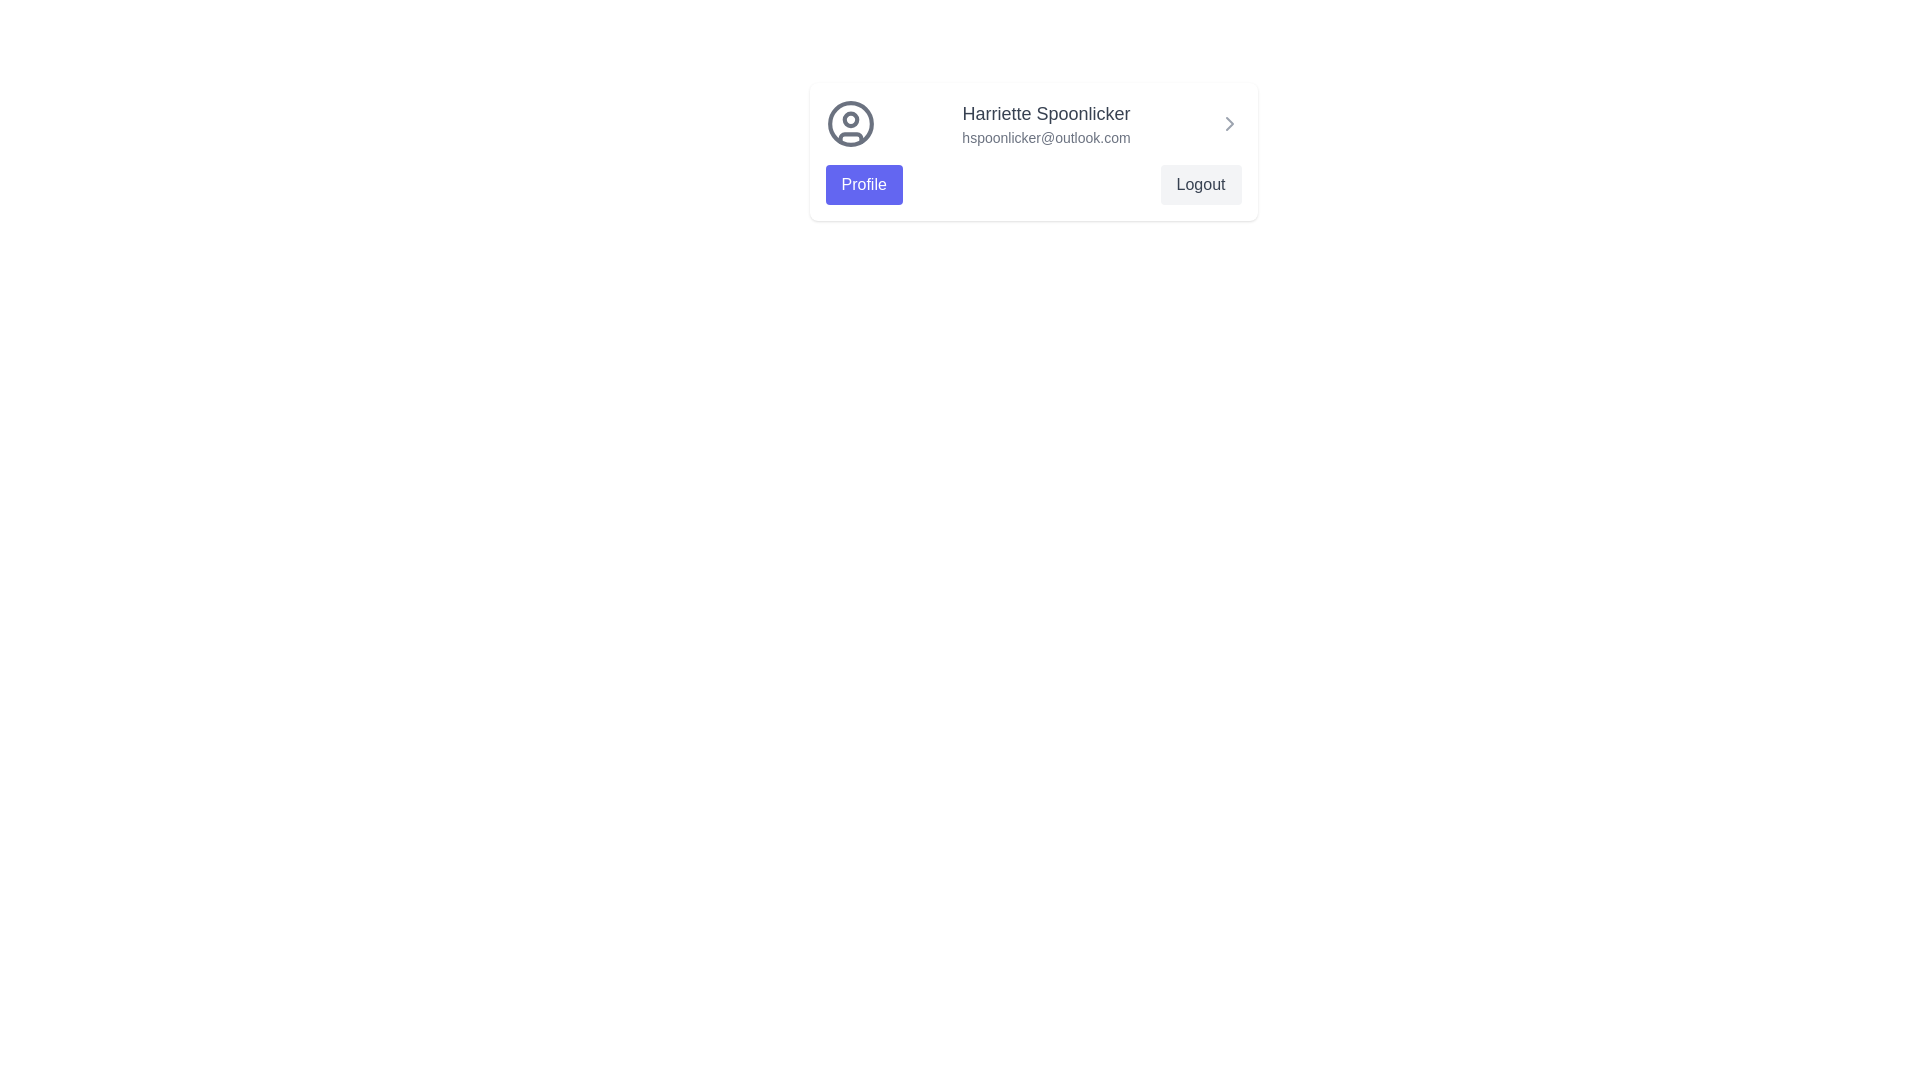  What do you see at coordinates (850, 123) in the screenshot?
I see `the largest circular graphic component that is part of the user profile icon, located at the center left of the card containing the user's name and email address` at bounding box center [850, 123].